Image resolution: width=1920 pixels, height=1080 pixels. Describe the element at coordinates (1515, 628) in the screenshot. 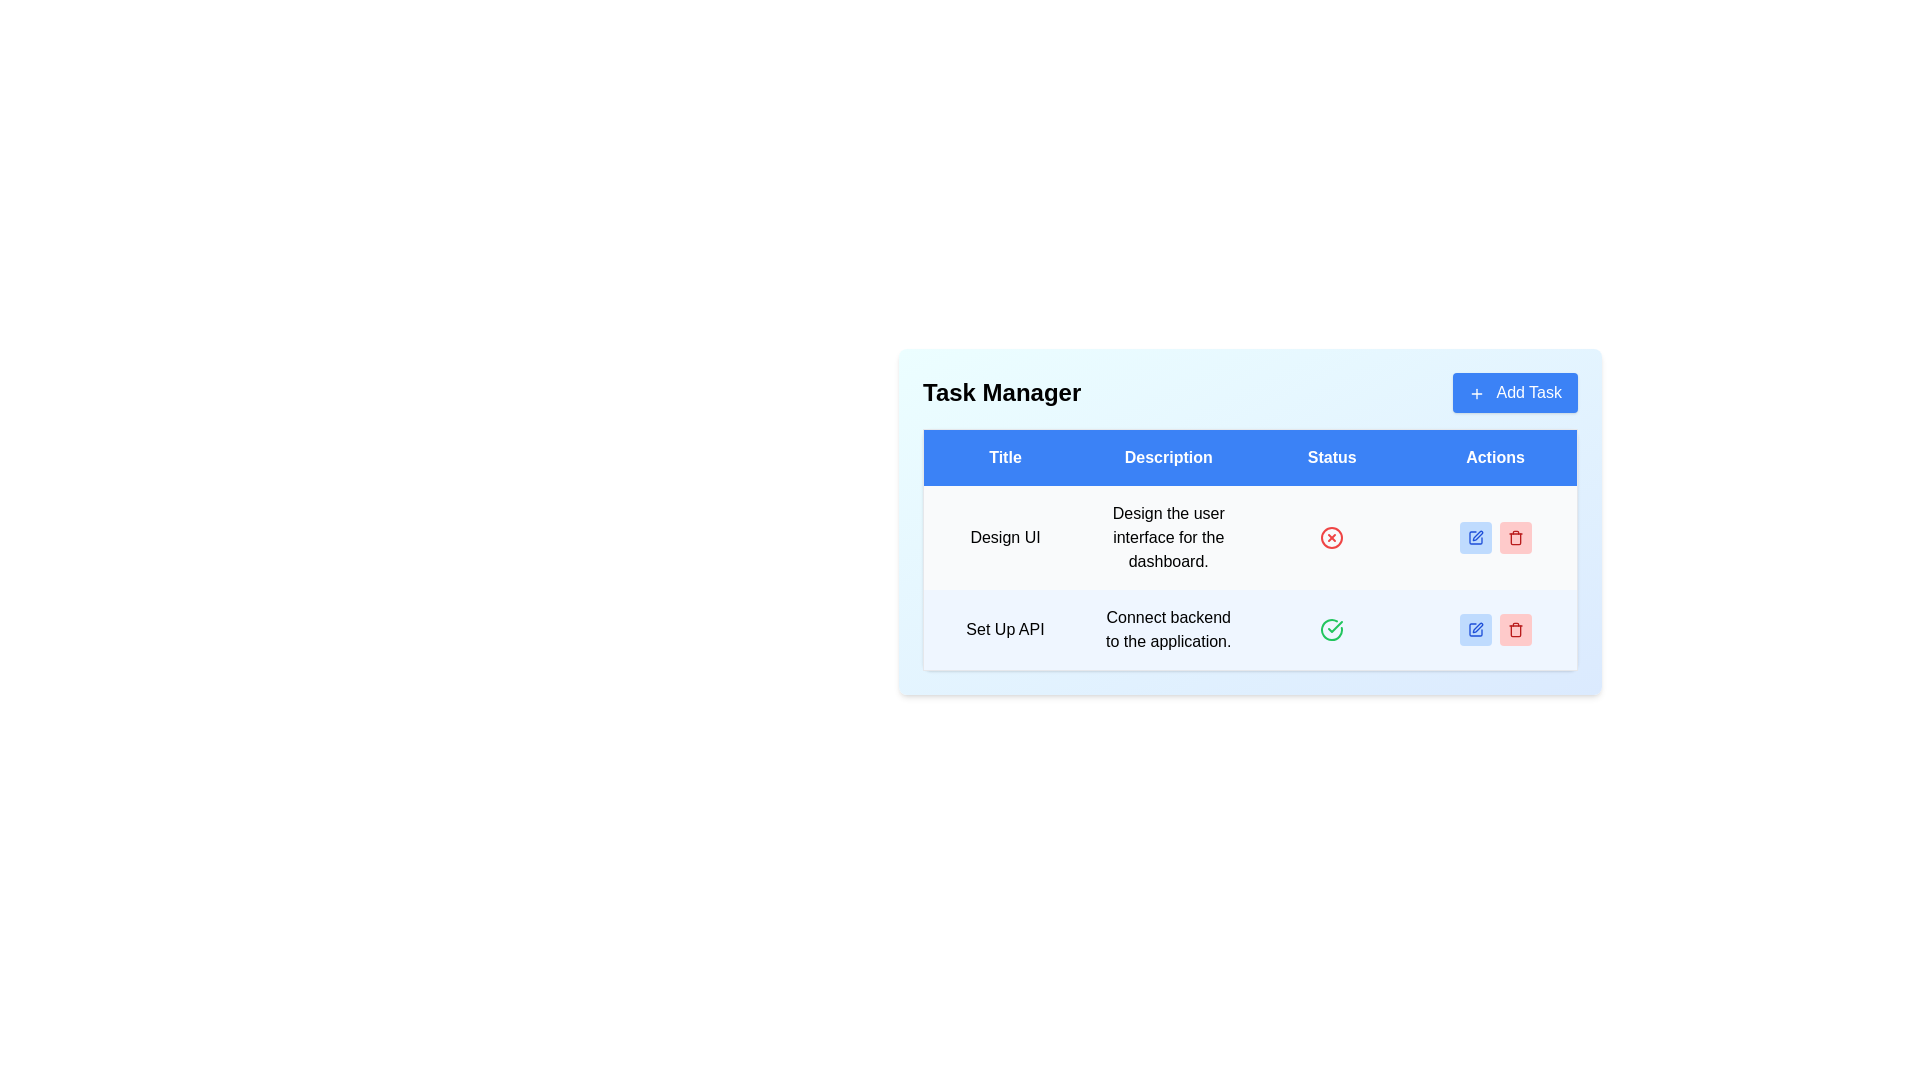

I see `the delete icon button located in the Actions column of the second row of the tasks table` at that location.